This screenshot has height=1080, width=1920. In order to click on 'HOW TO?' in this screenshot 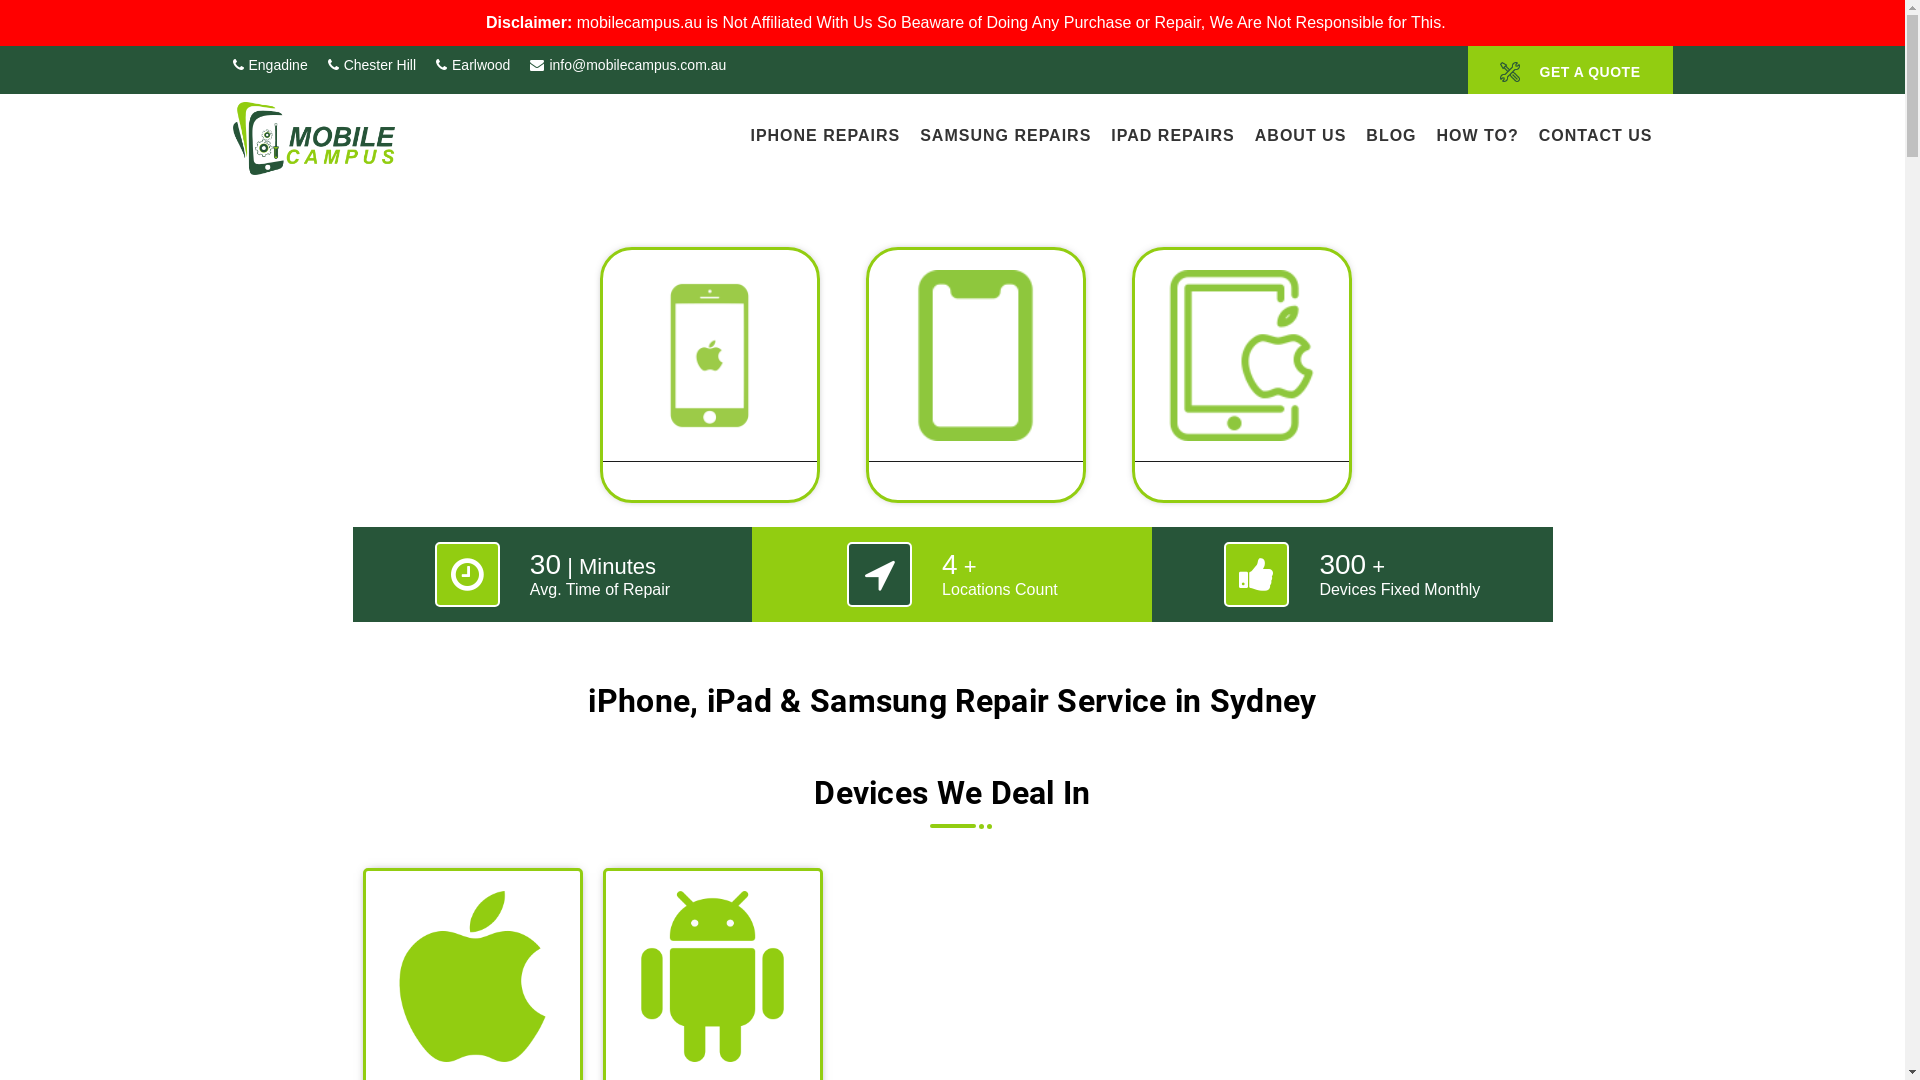, I will do `click(1478, 133)`.